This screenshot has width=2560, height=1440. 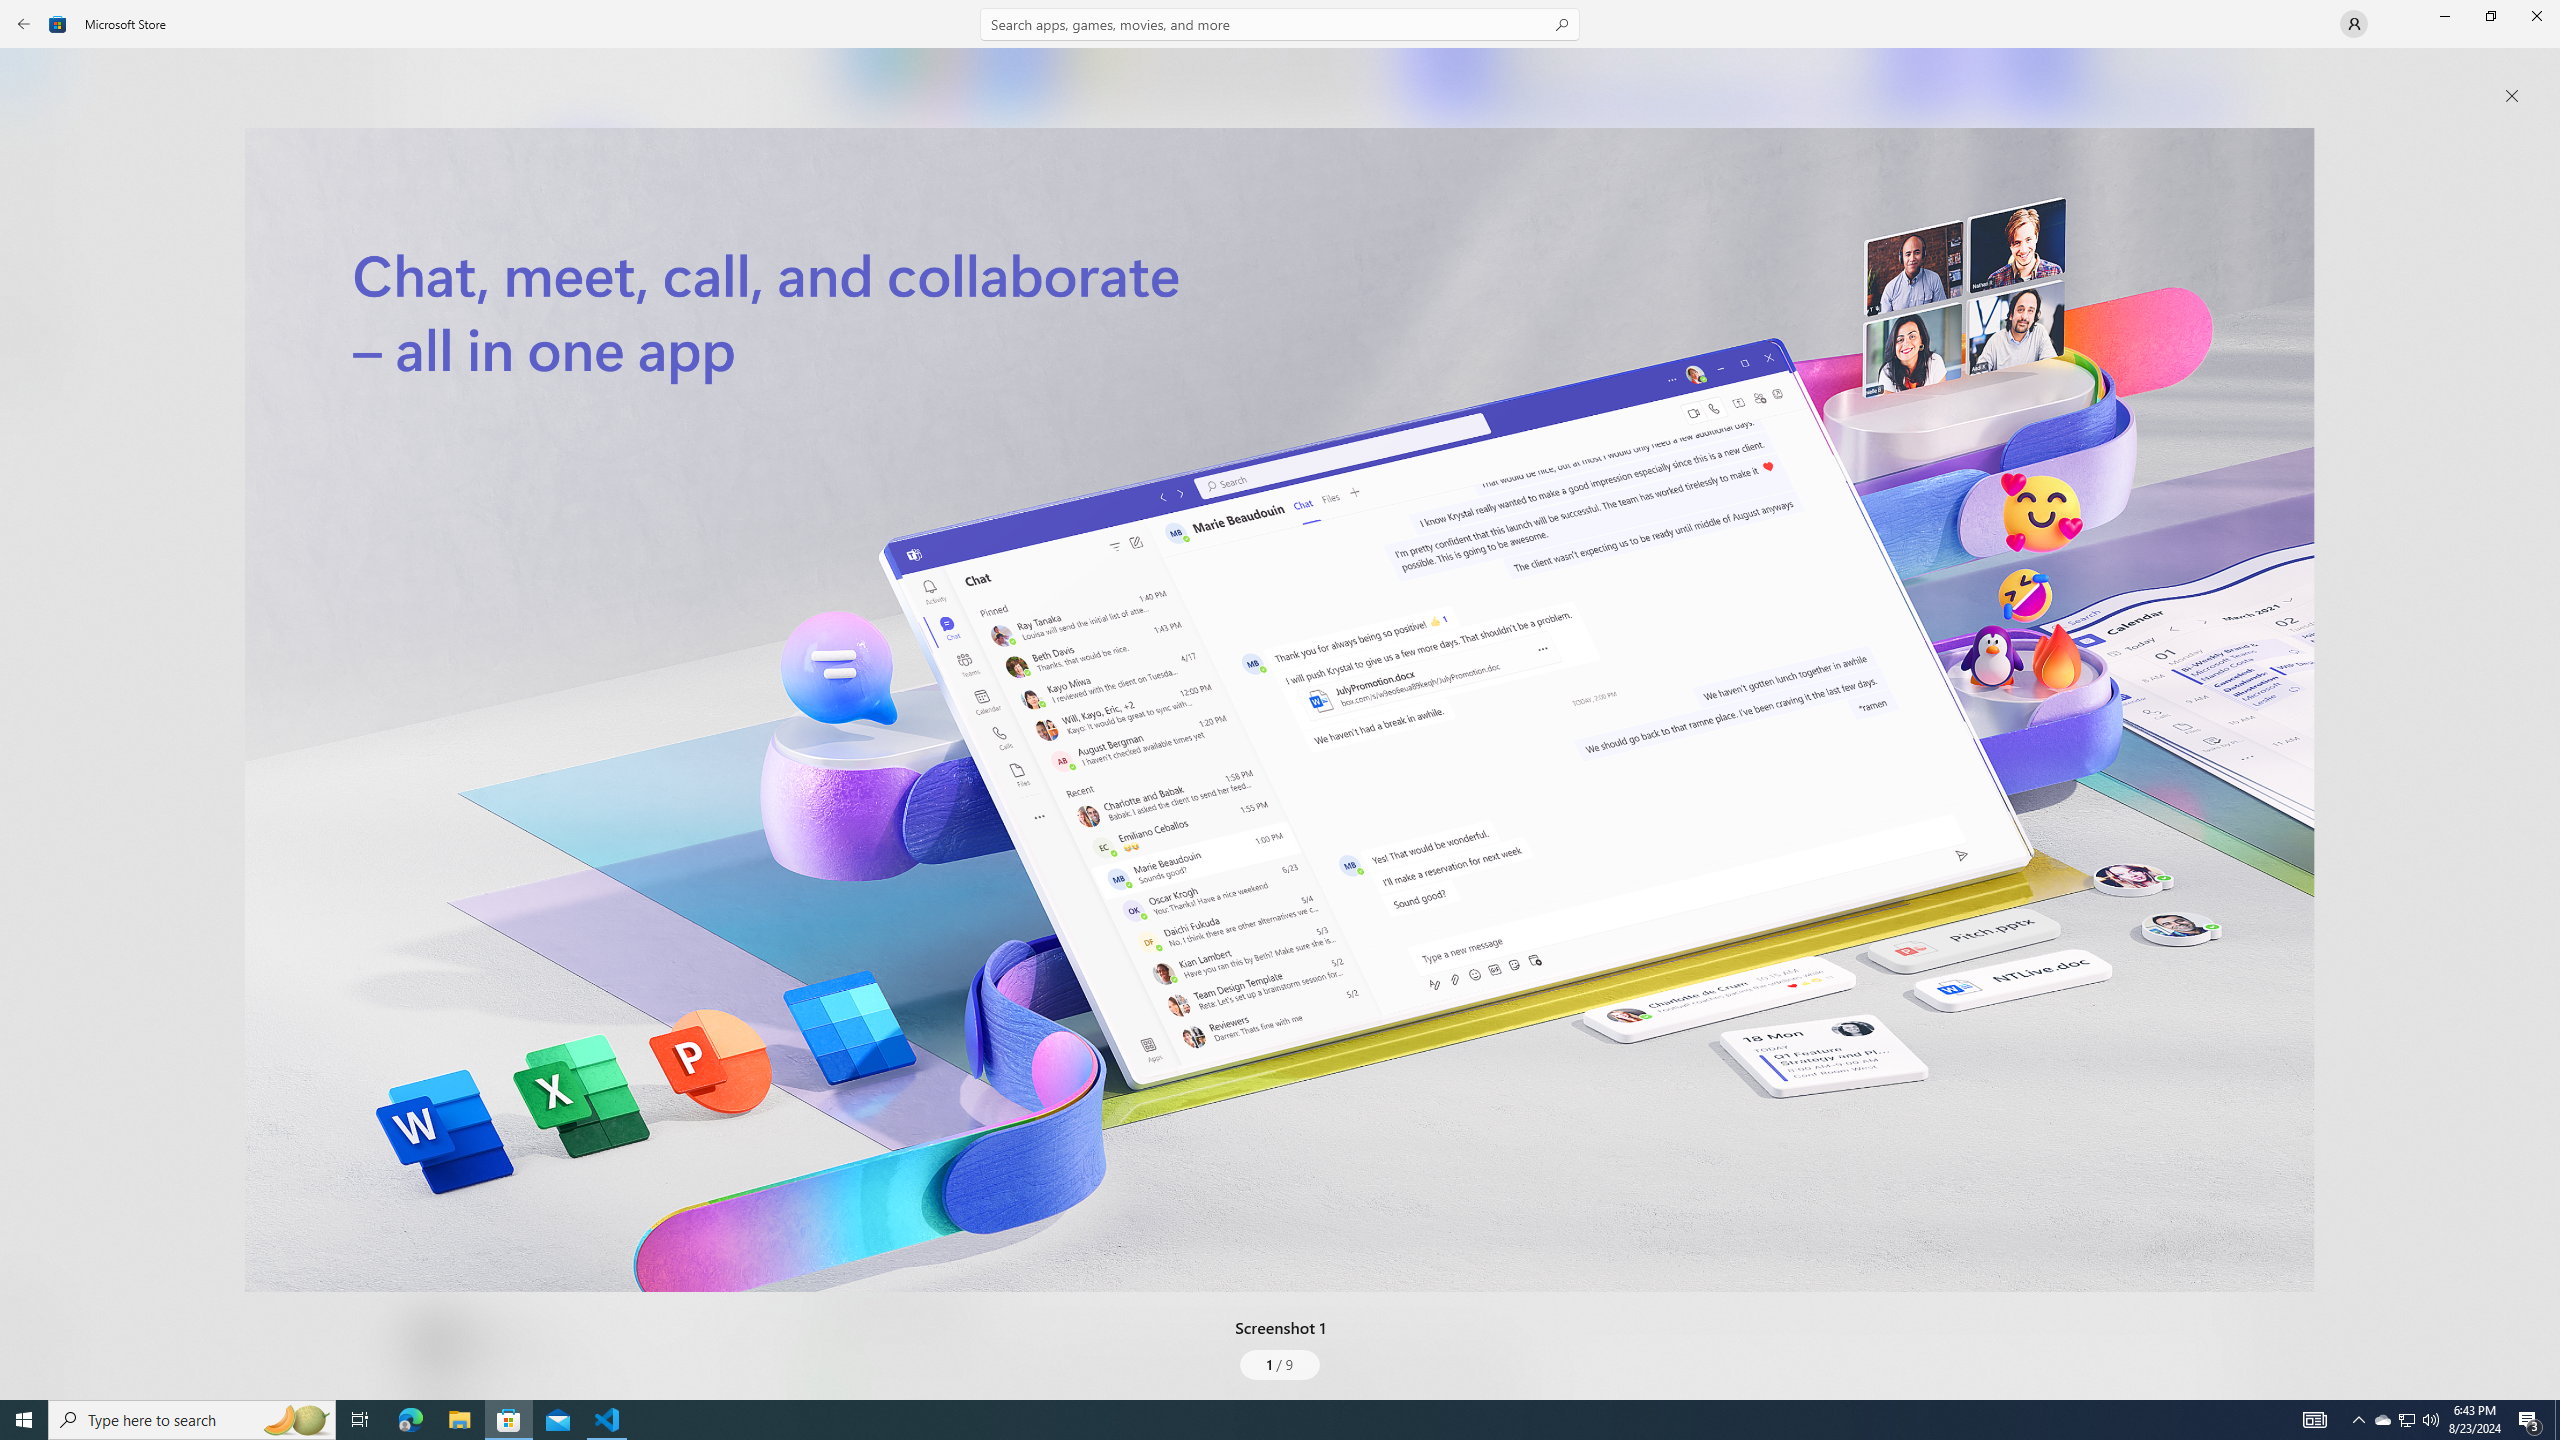 I want to click on 'Search', so click(x=1280, y=23).